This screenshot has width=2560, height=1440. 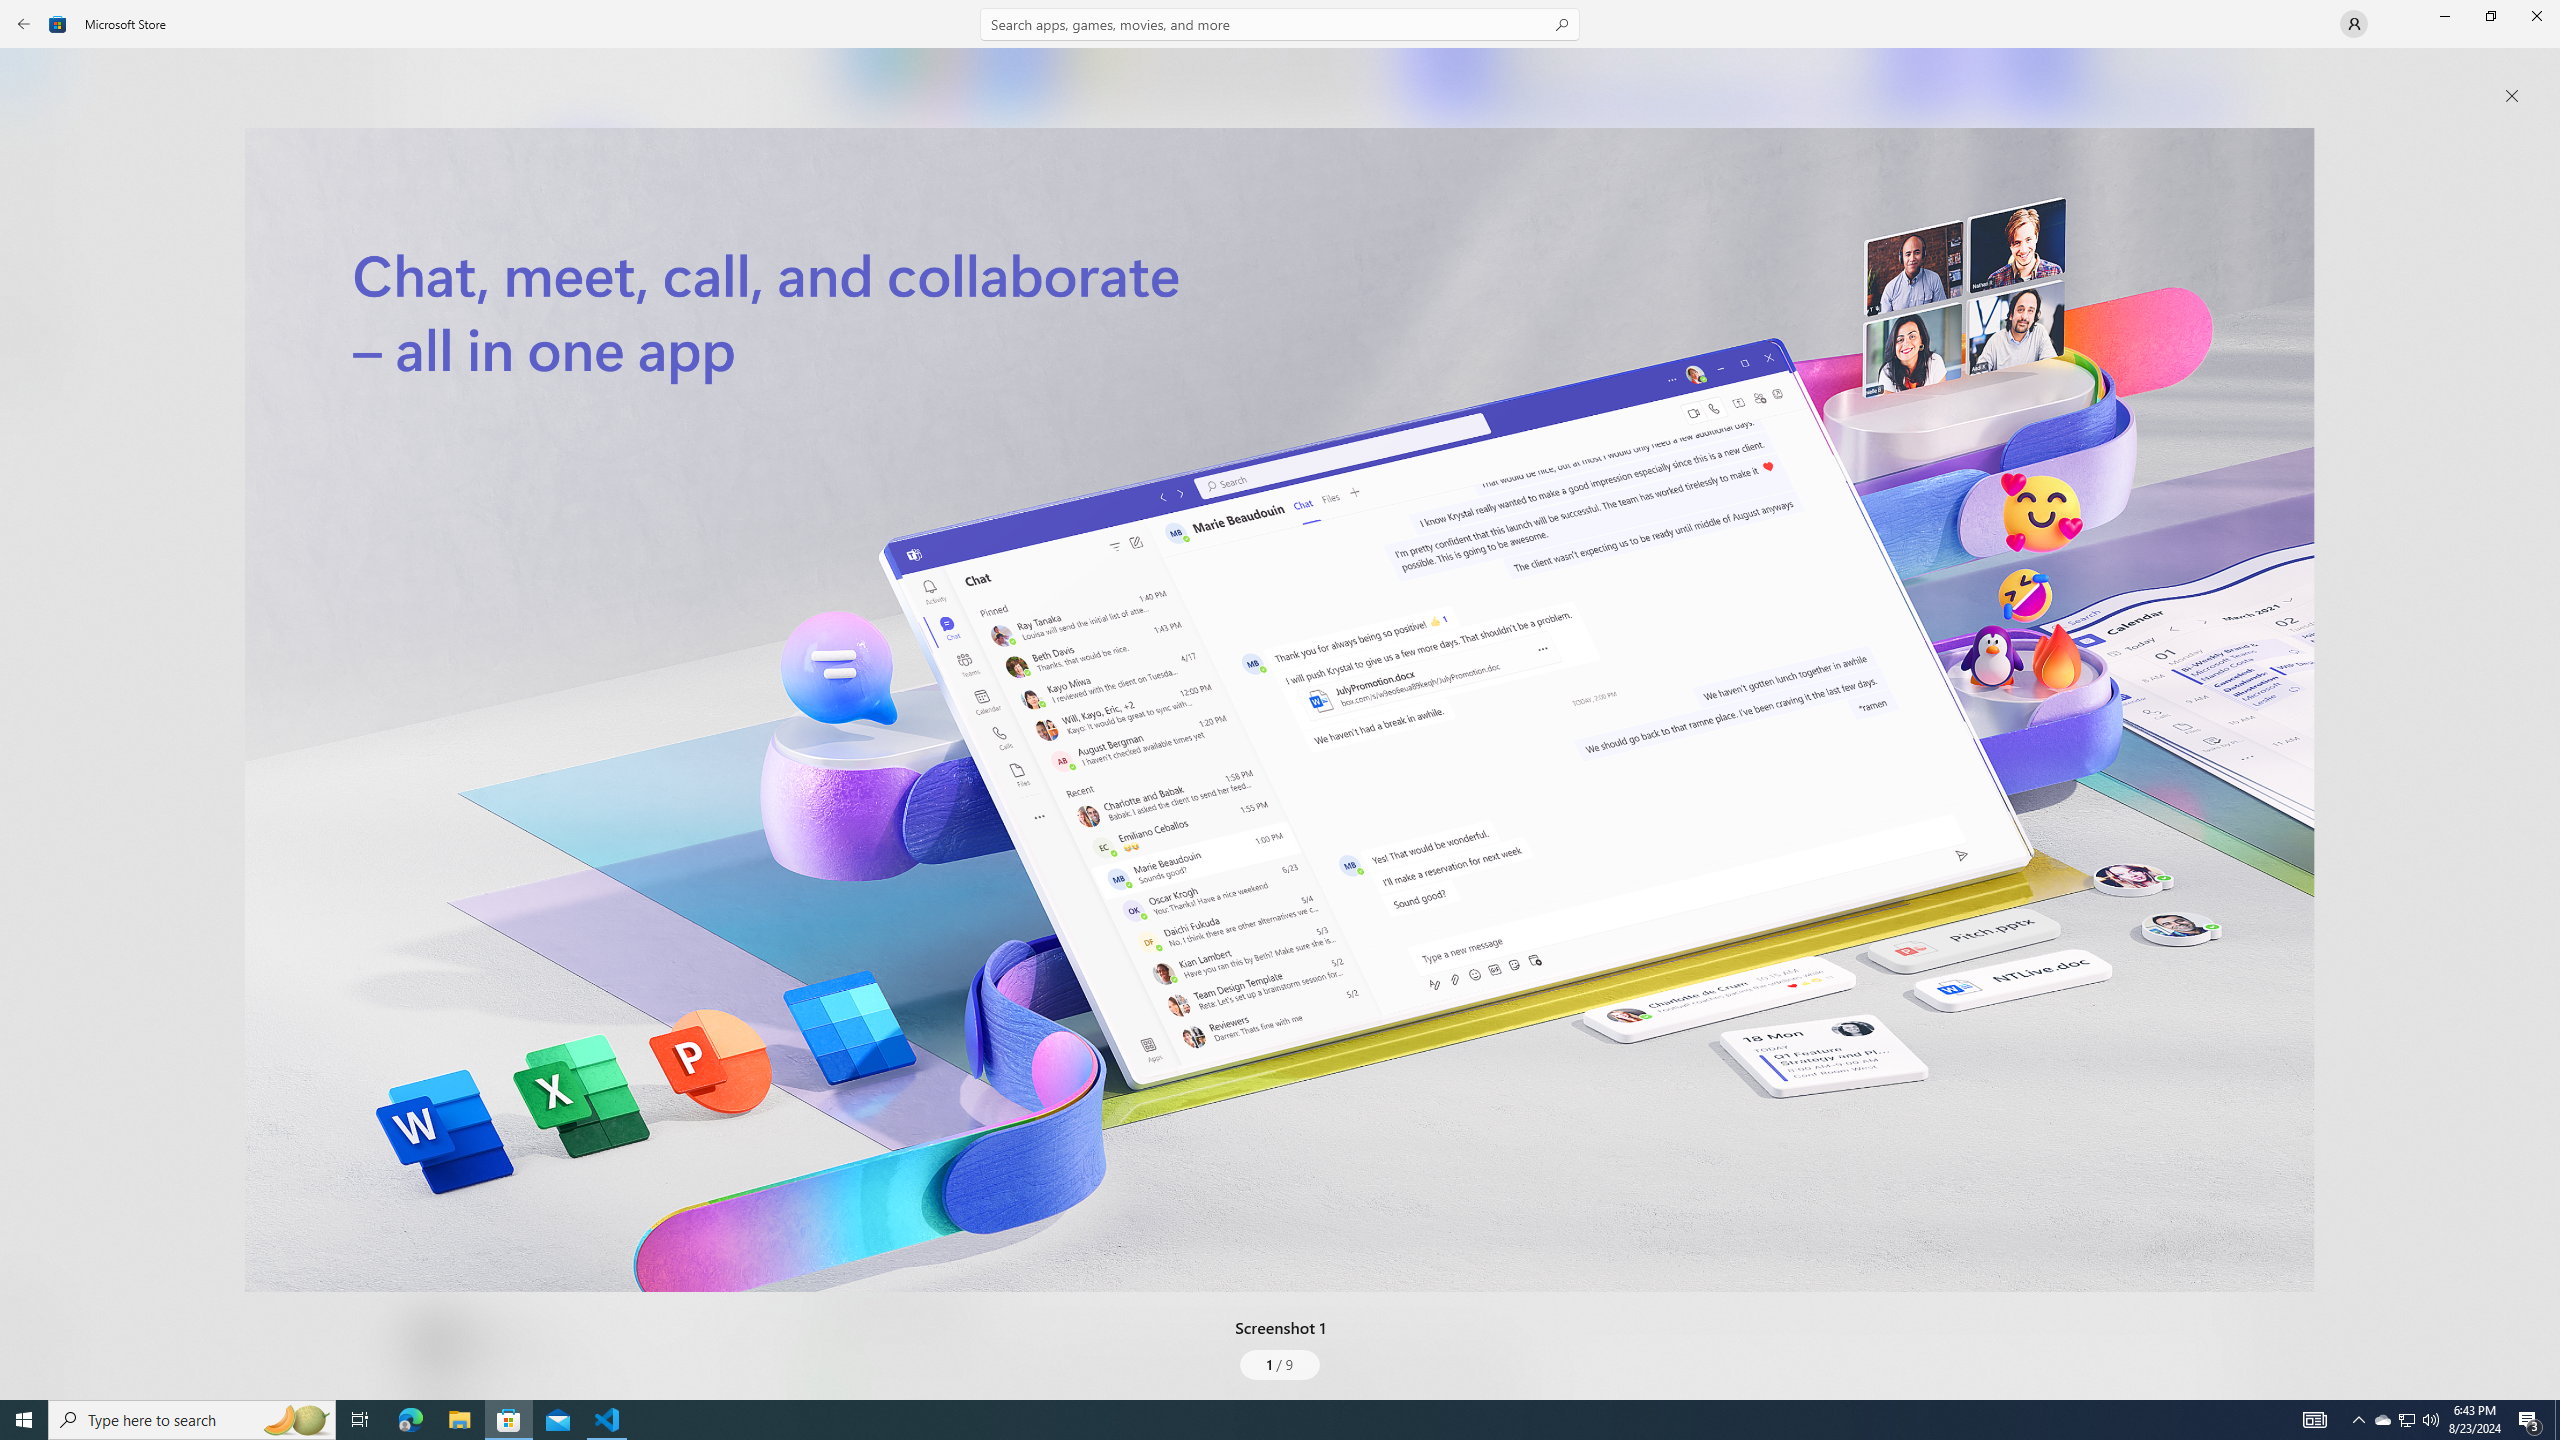 I want to click on 'Search', so click(x=1280, y=23).